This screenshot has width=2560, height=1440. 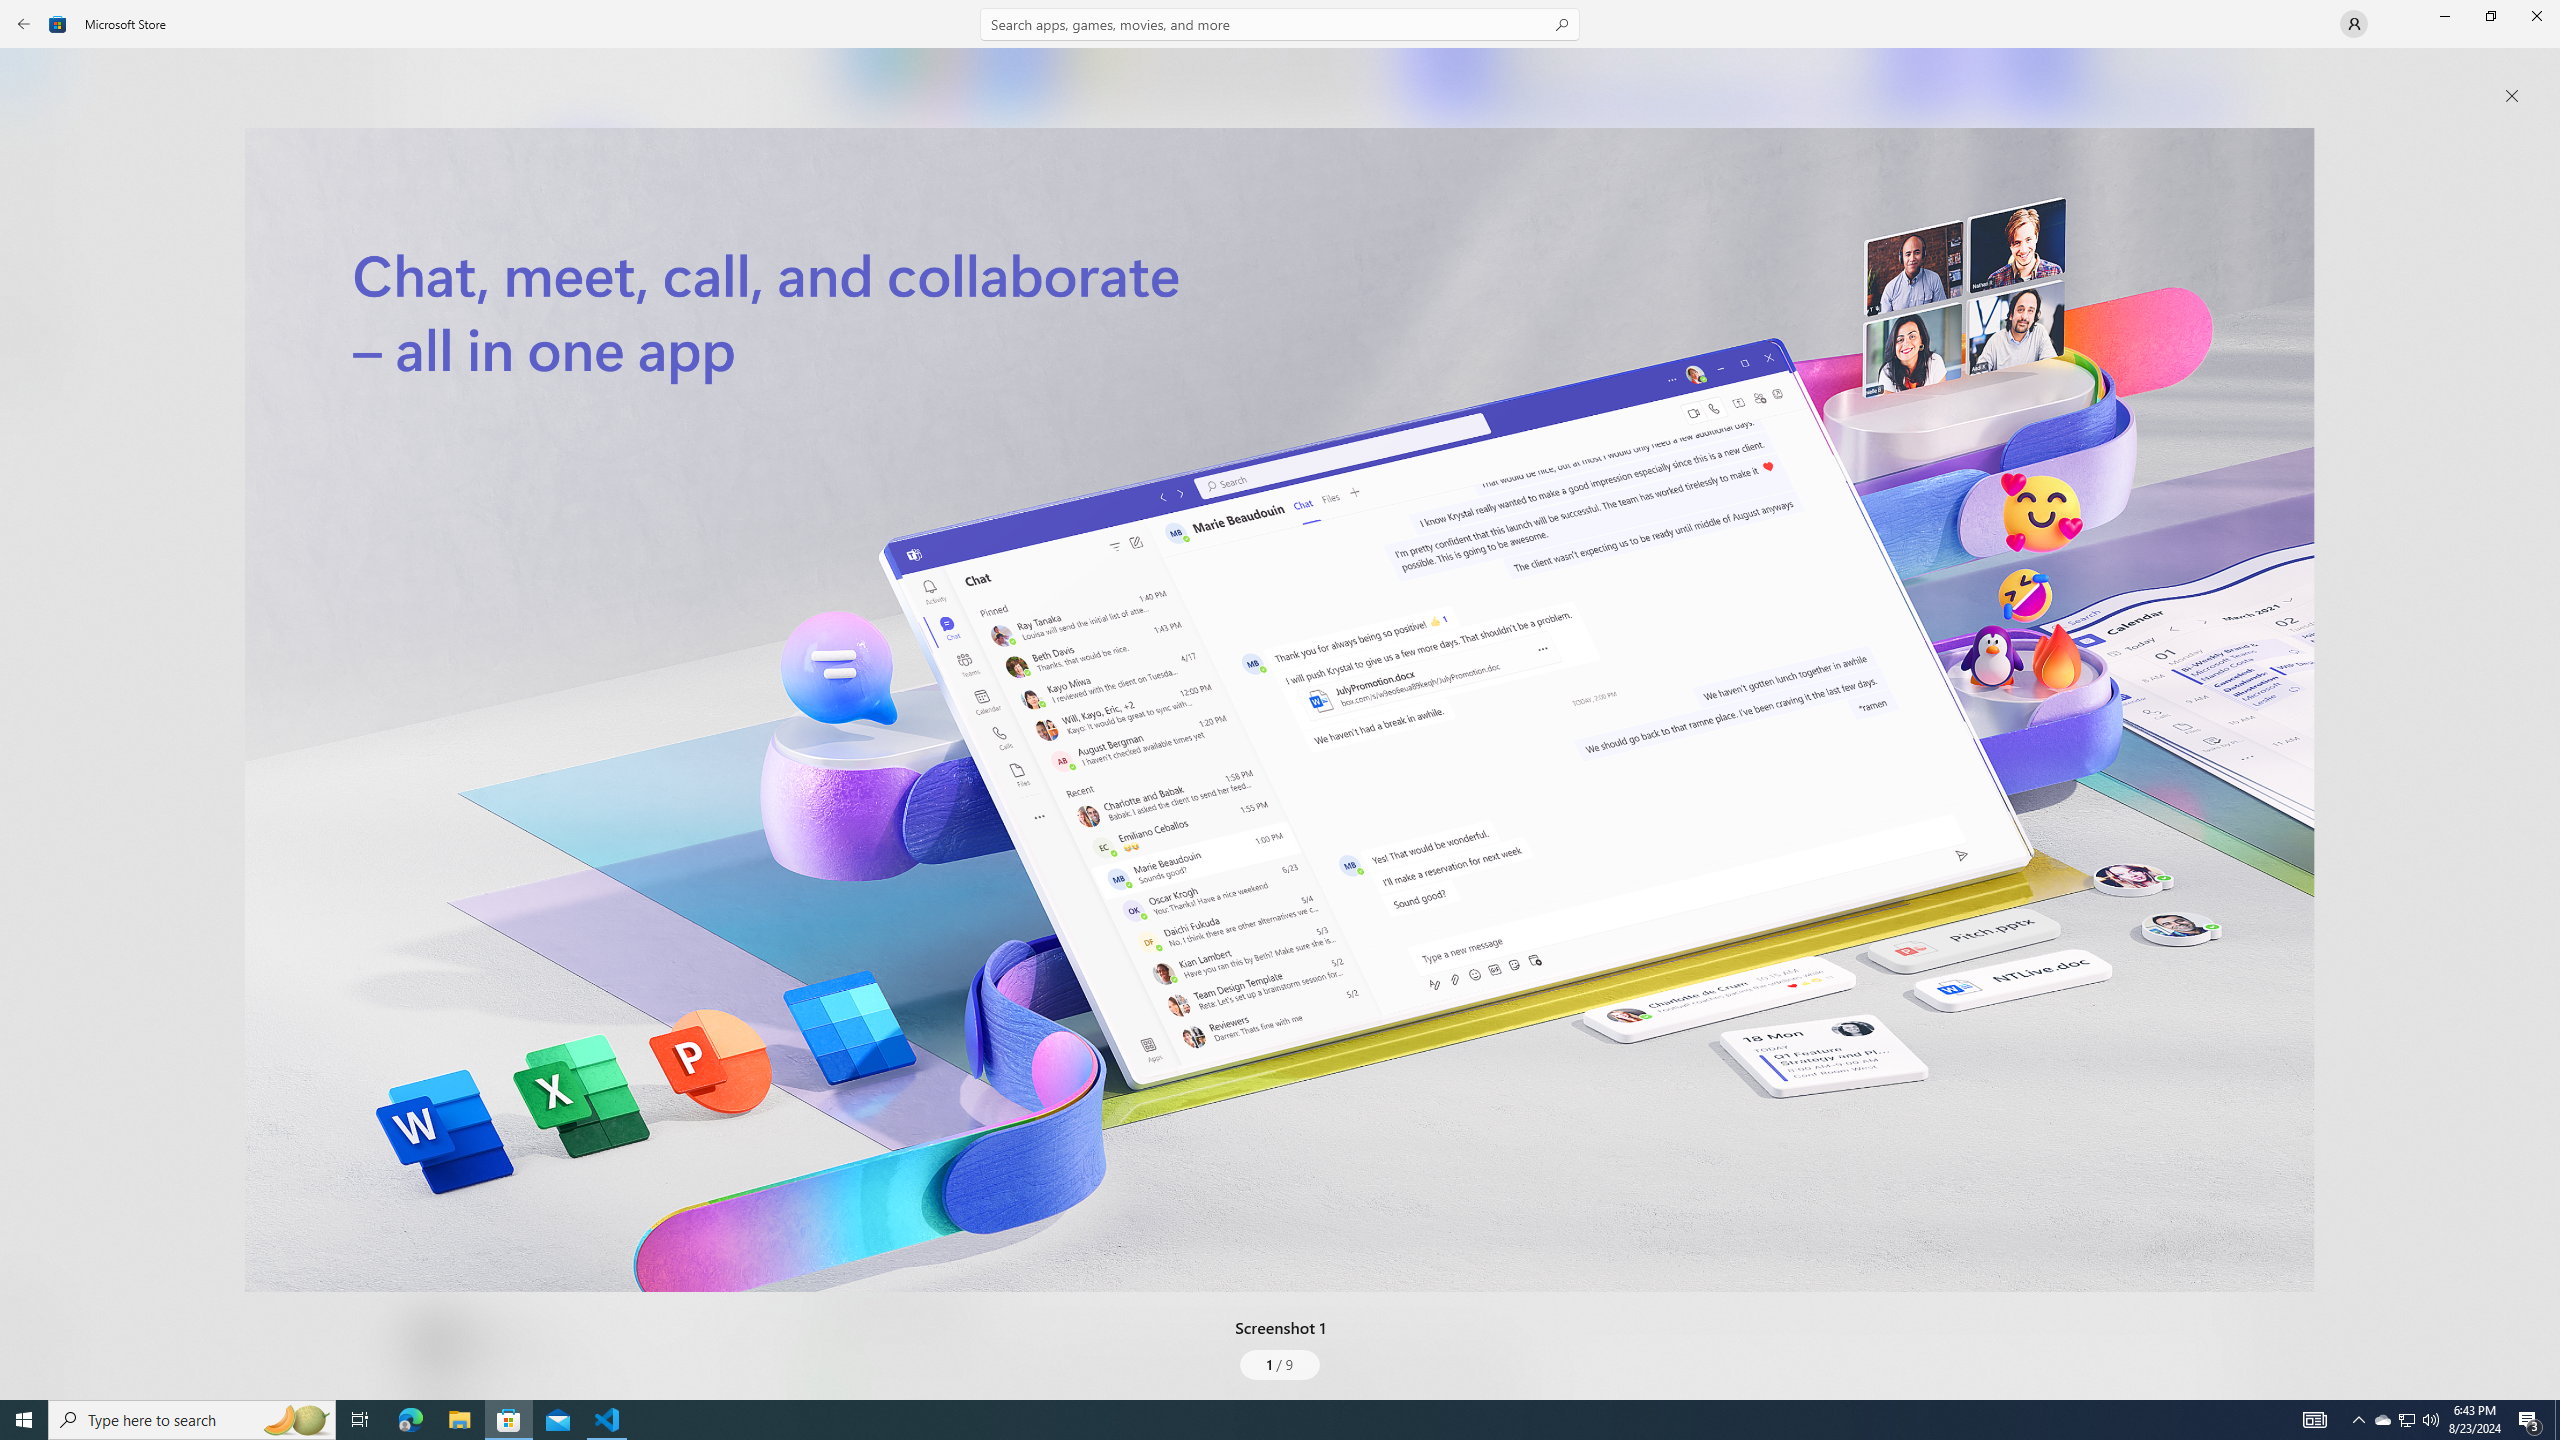 I want to click on 'Search', so click(x=1280, y=23).